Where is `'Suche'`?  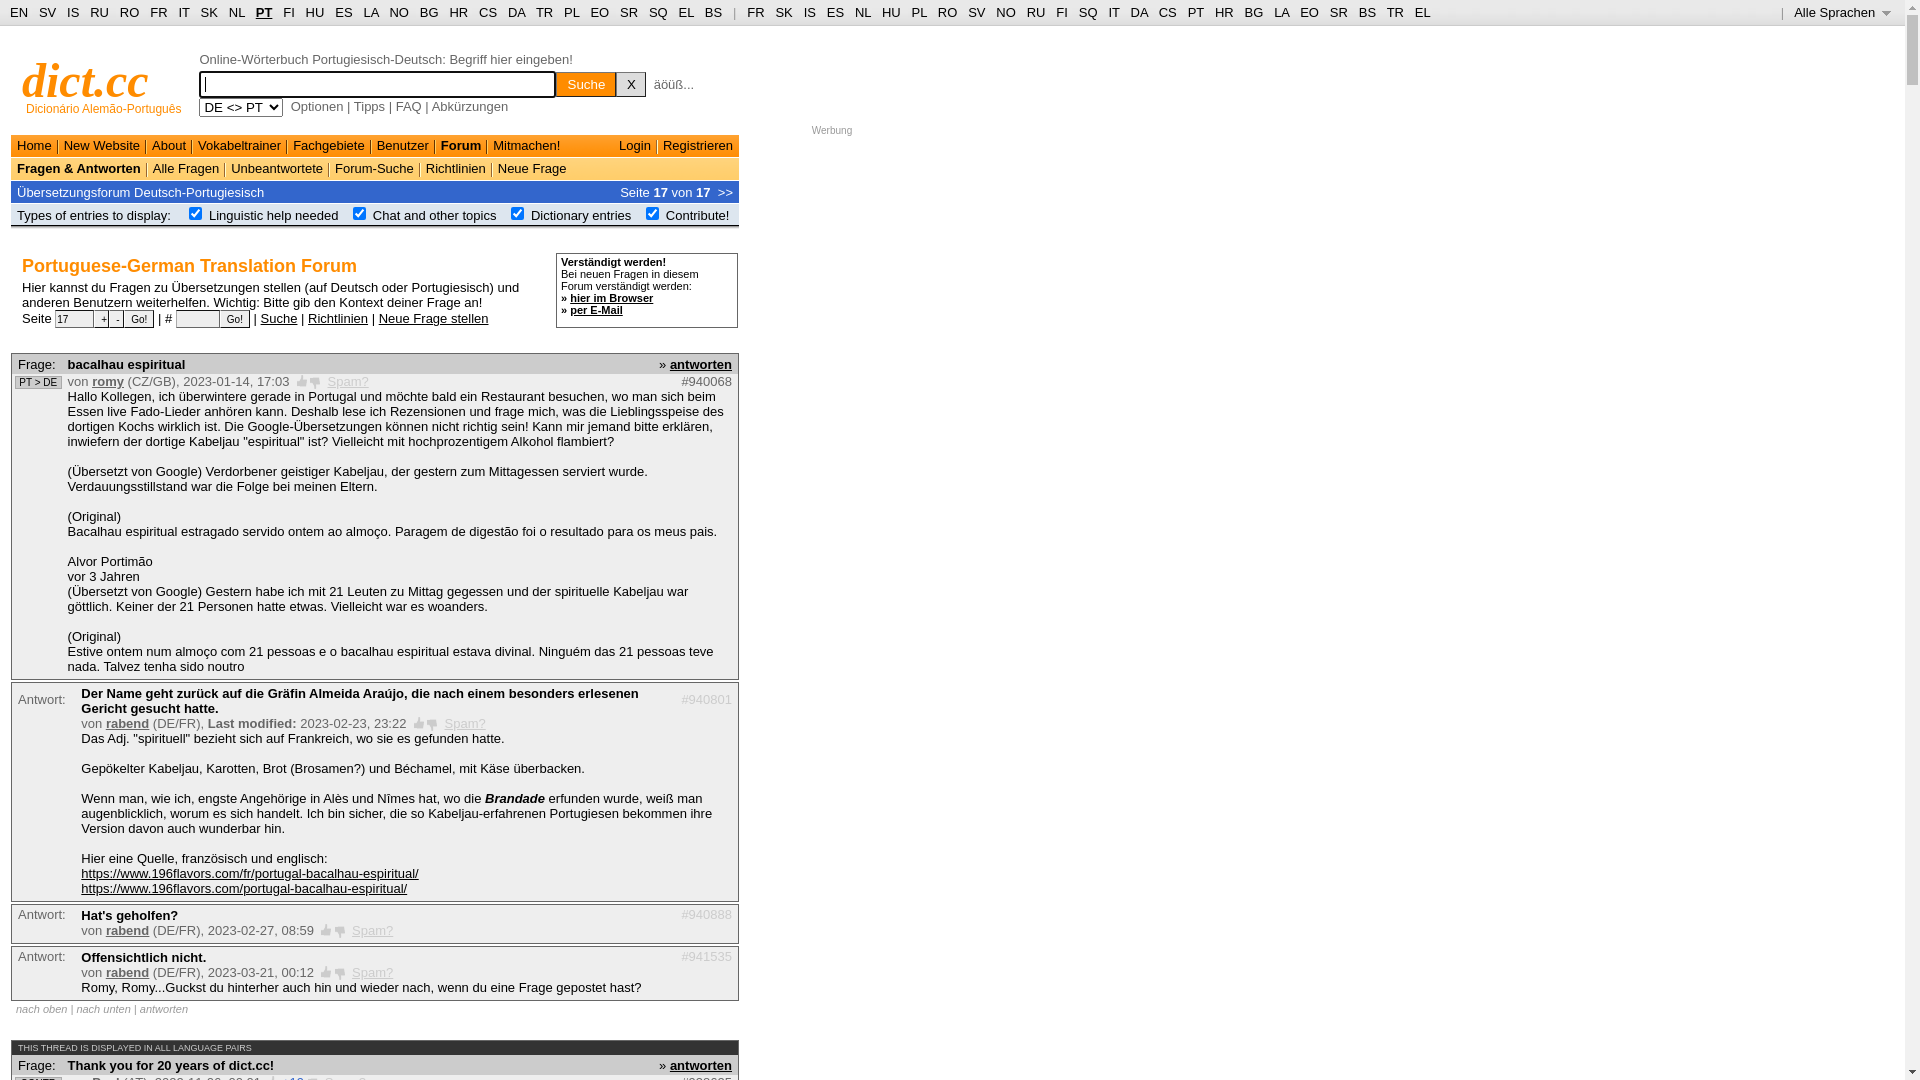
'Suche' is located at coordinates (584, 83).